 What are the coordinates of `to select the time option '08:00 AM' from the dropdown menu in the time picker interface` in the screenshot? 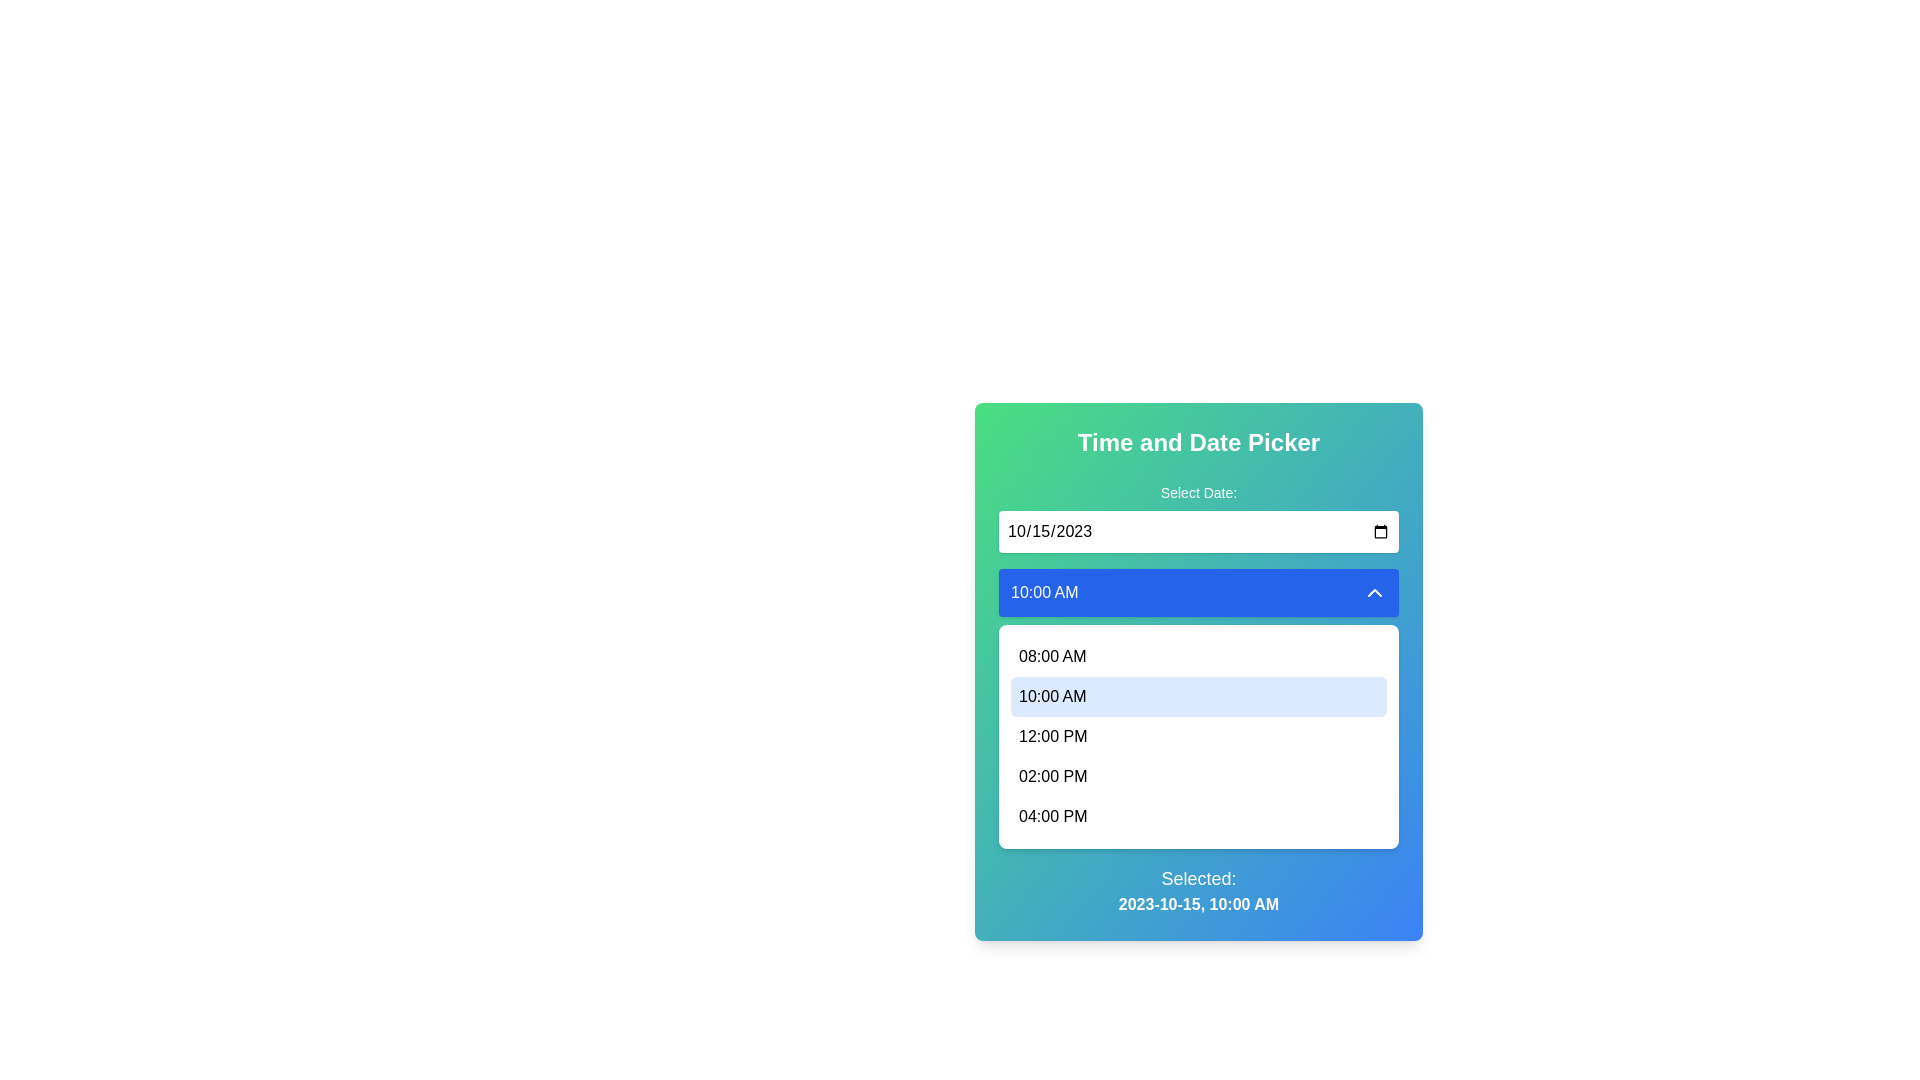 It's located at (1051, 656).